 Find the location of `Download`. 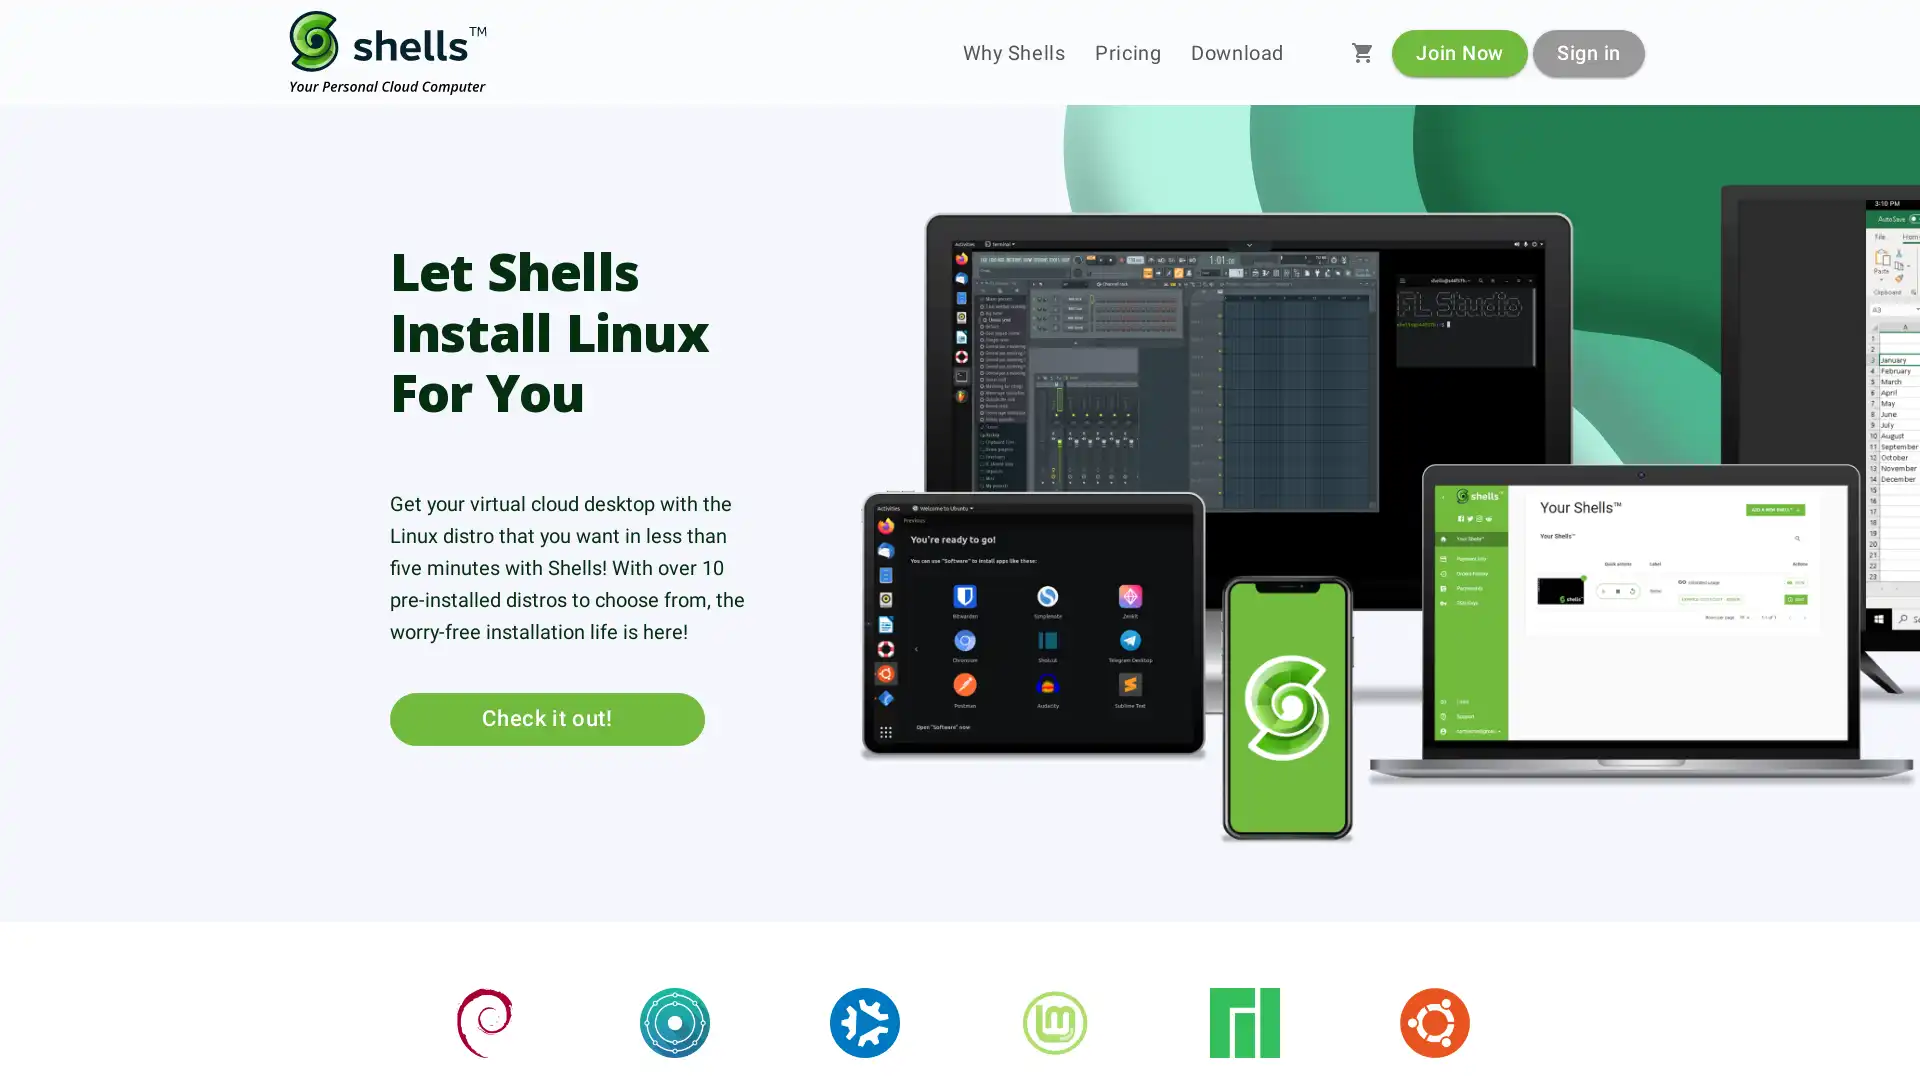

Download is located at coordinates (1236, 52).